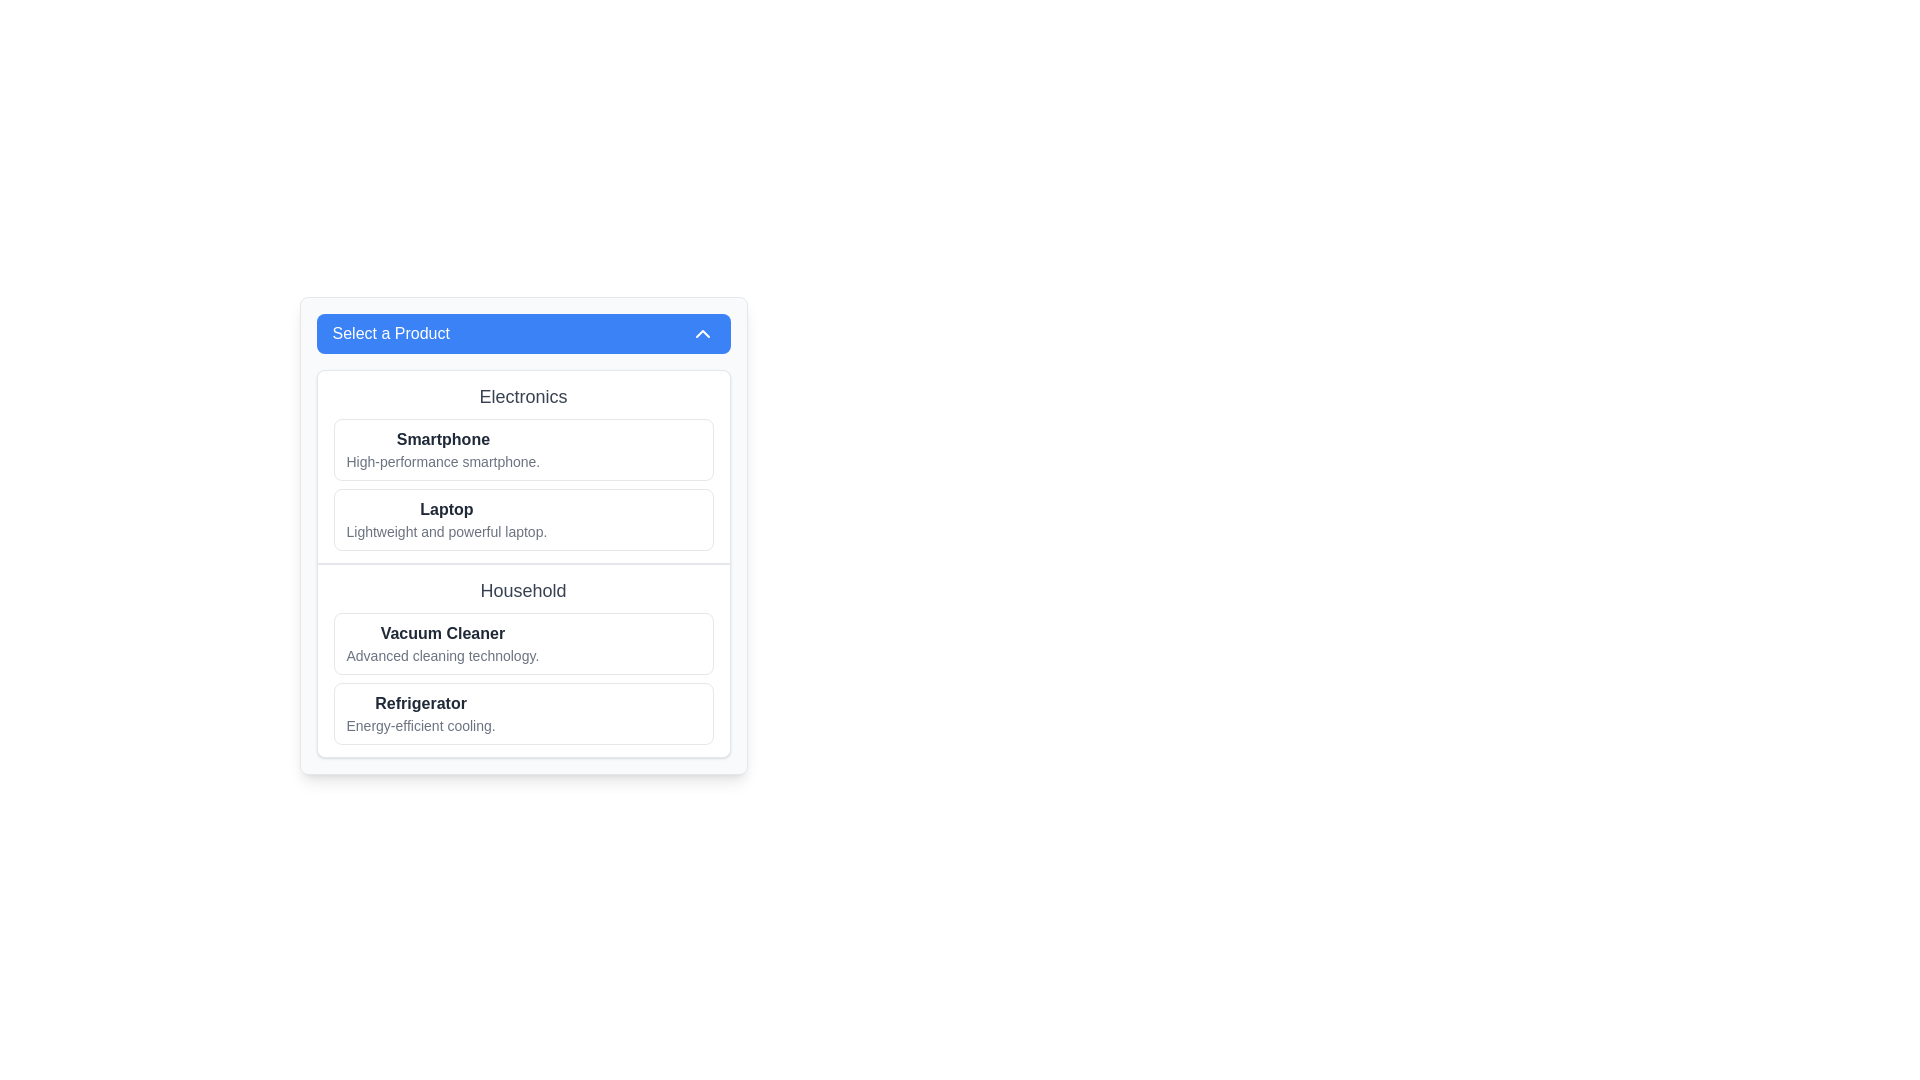 This screenshot has width=1920, height=1080. Describe the element at coordinates (523, 450) in the screenshot. I see `to select the first item in the vertical list under the 'Electronics' heading, which displays information about the Smartphone` at that location.